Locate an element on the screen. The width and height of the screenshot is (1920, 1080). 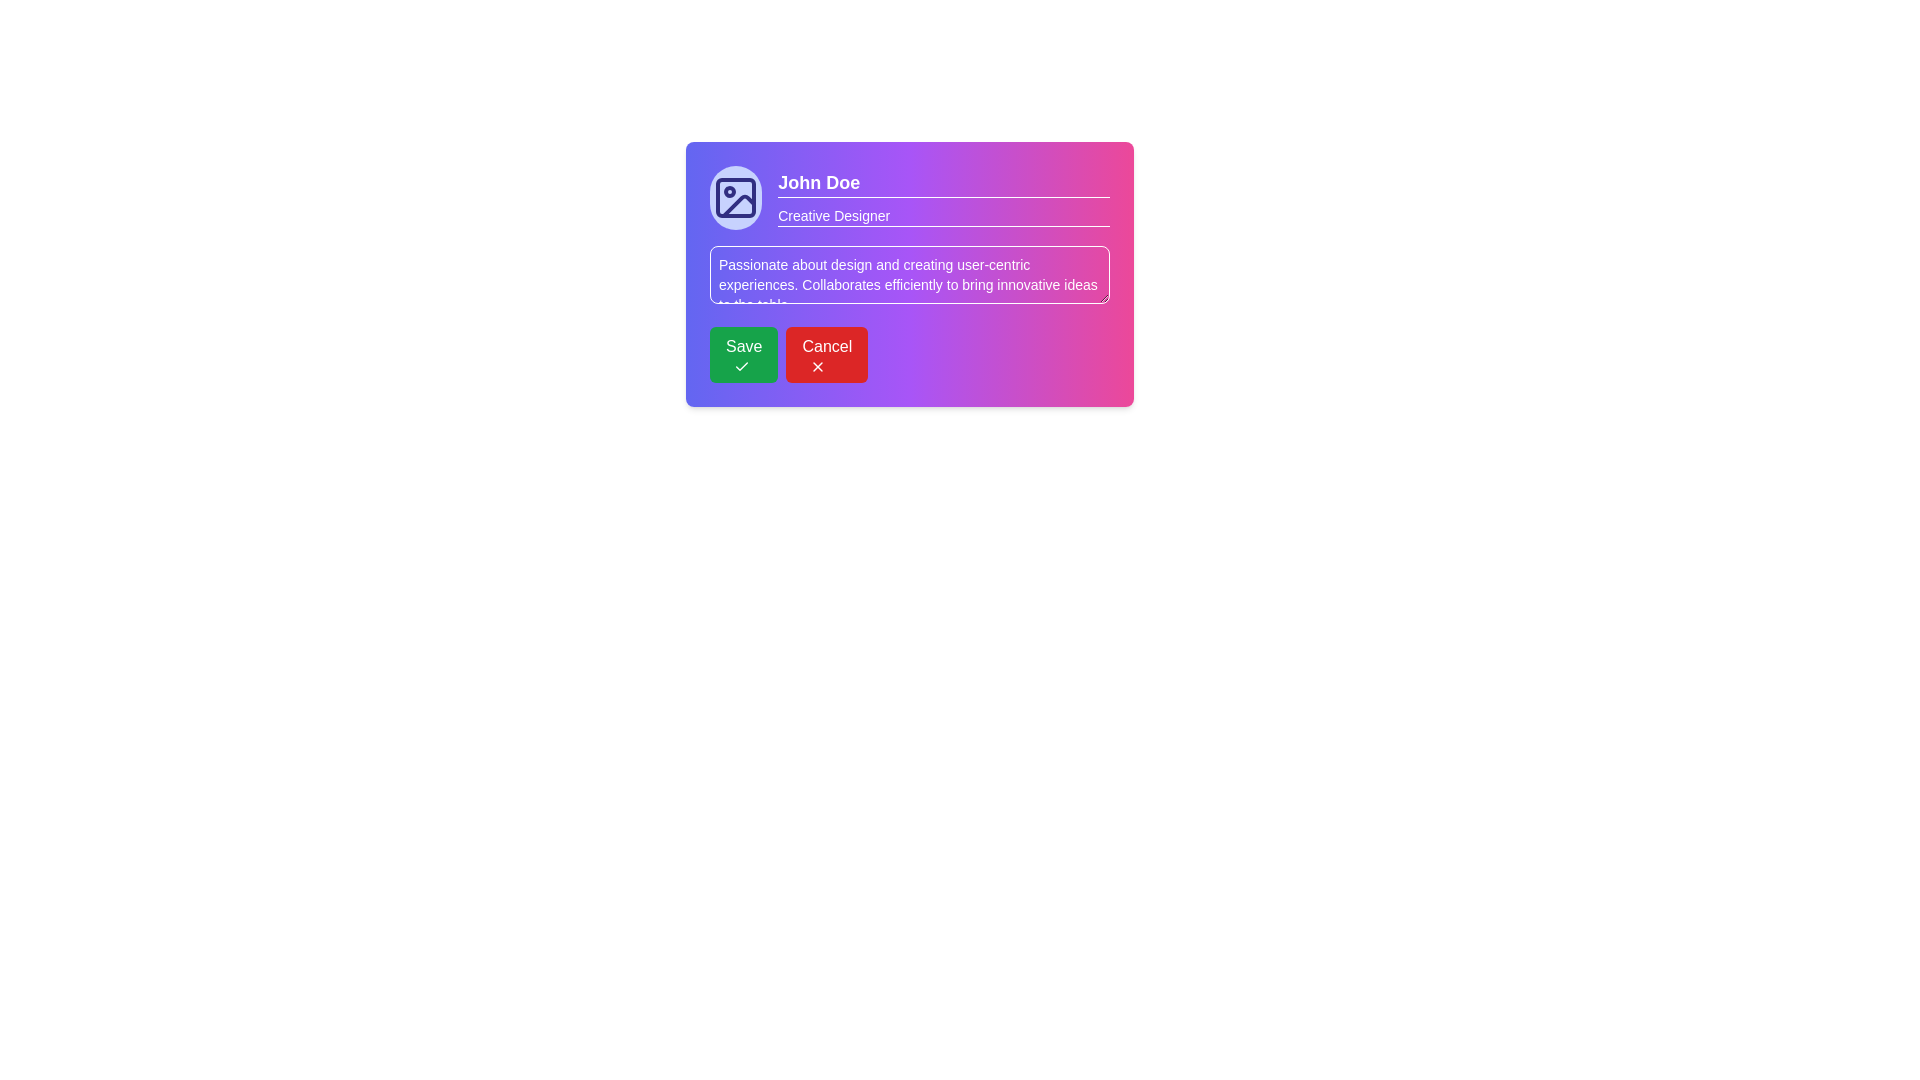
the button group containing 'Save' and 'Cancel' buttons is located at coordinates (909, 353).